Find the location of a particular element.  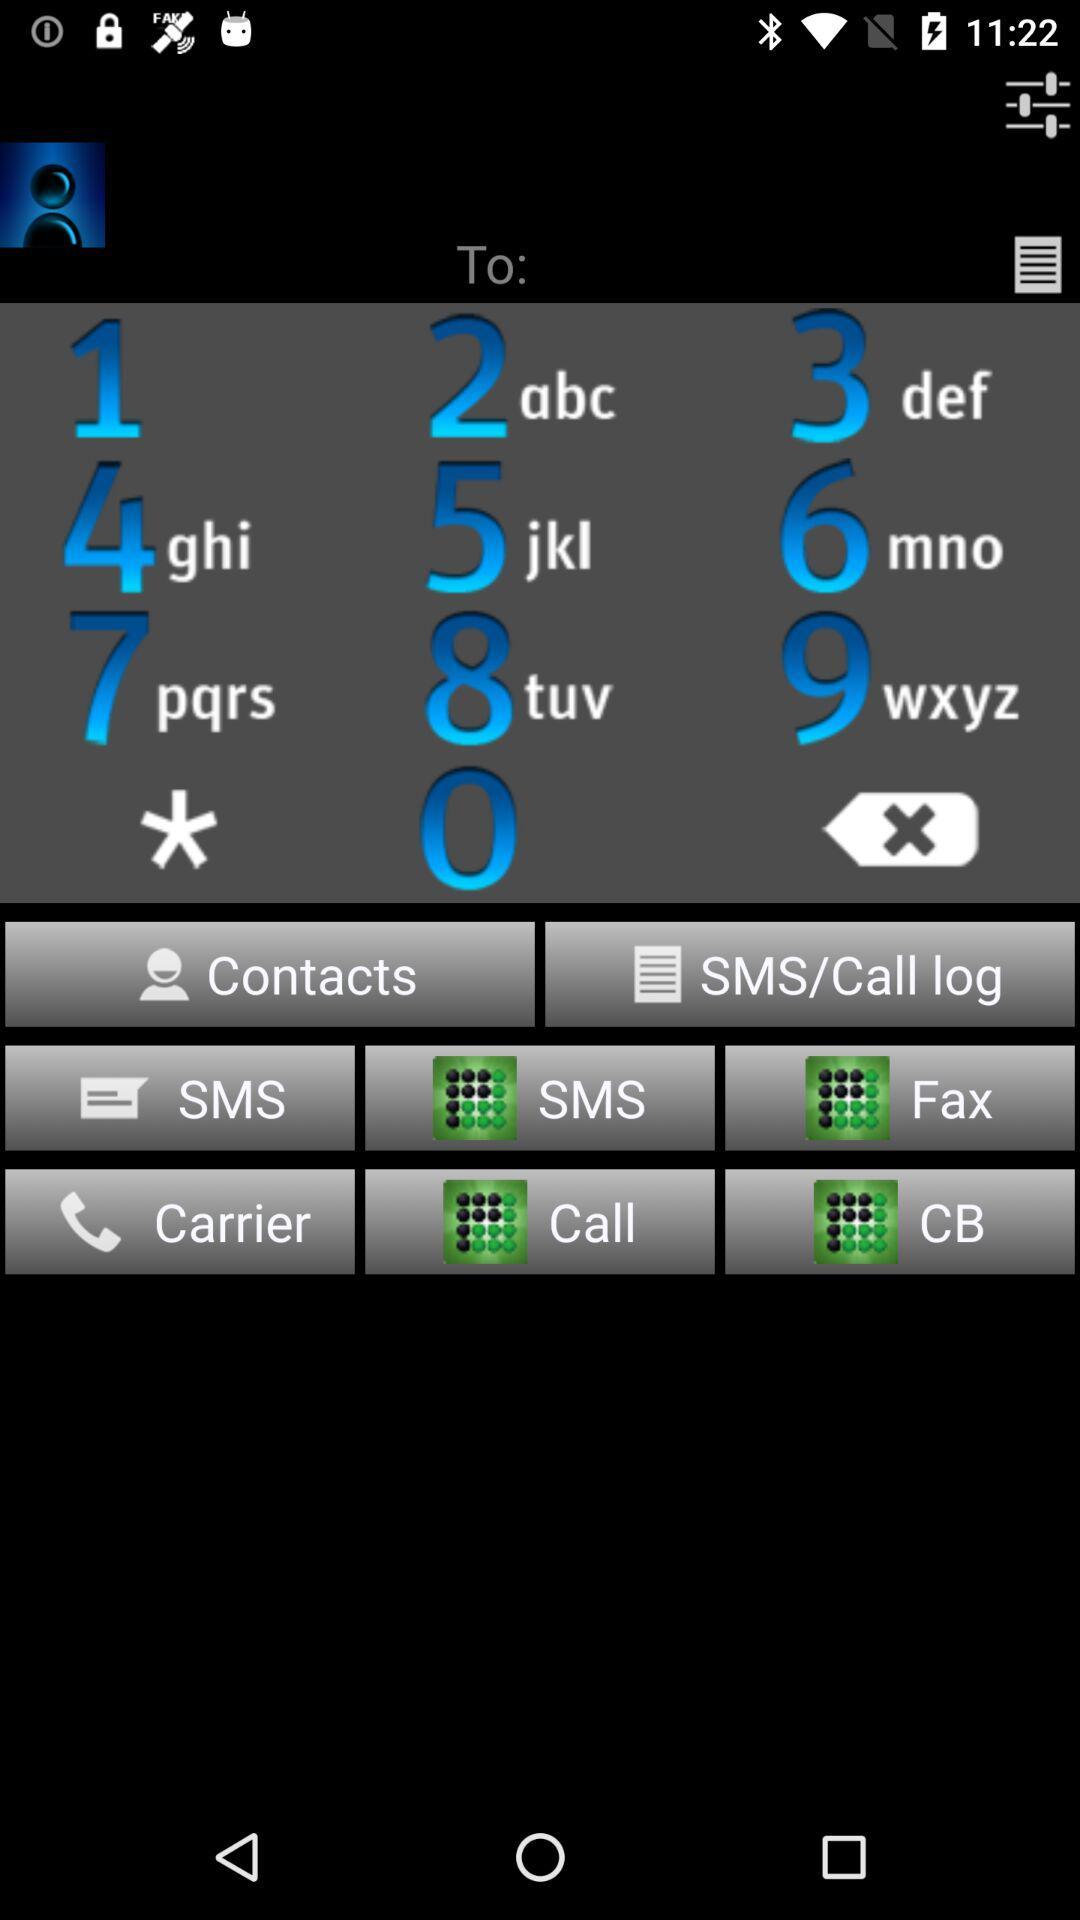

text below 5 jkl is located at coordinates (540, 677).